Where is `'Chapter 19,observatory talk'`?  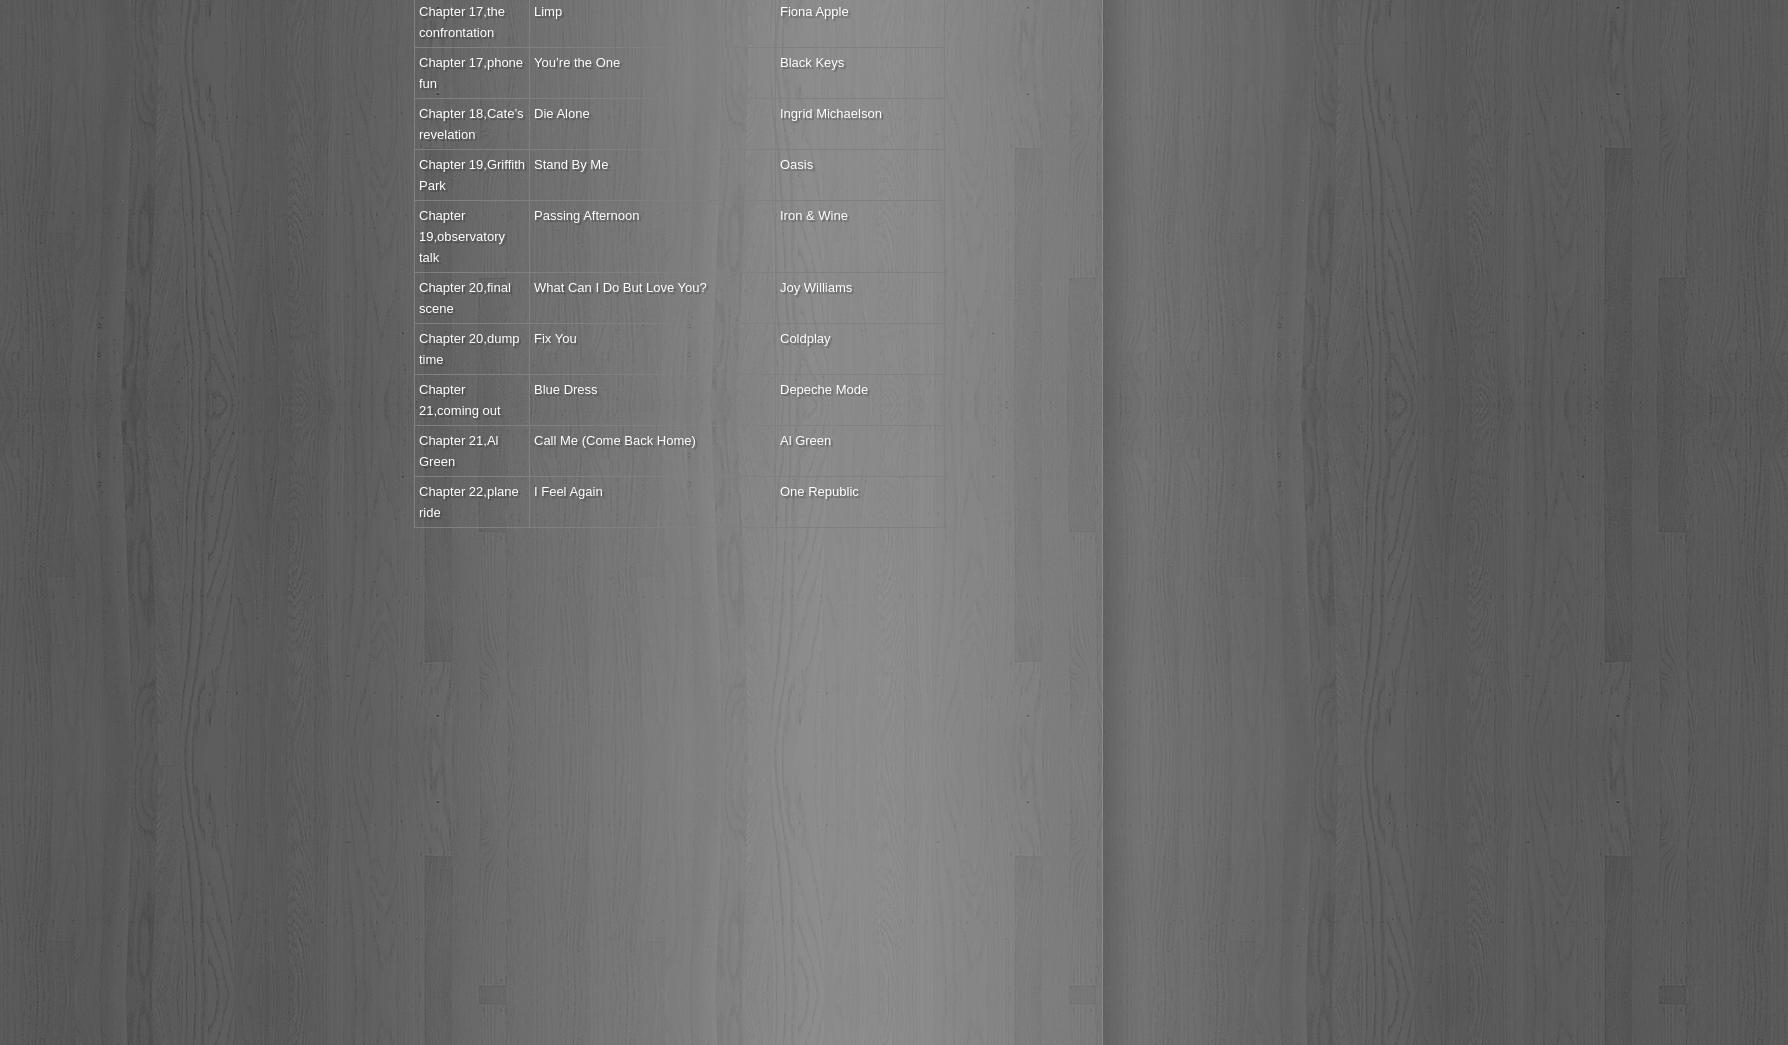 'Chapter 19,observatory talk' is located at coordinates (462, 235).